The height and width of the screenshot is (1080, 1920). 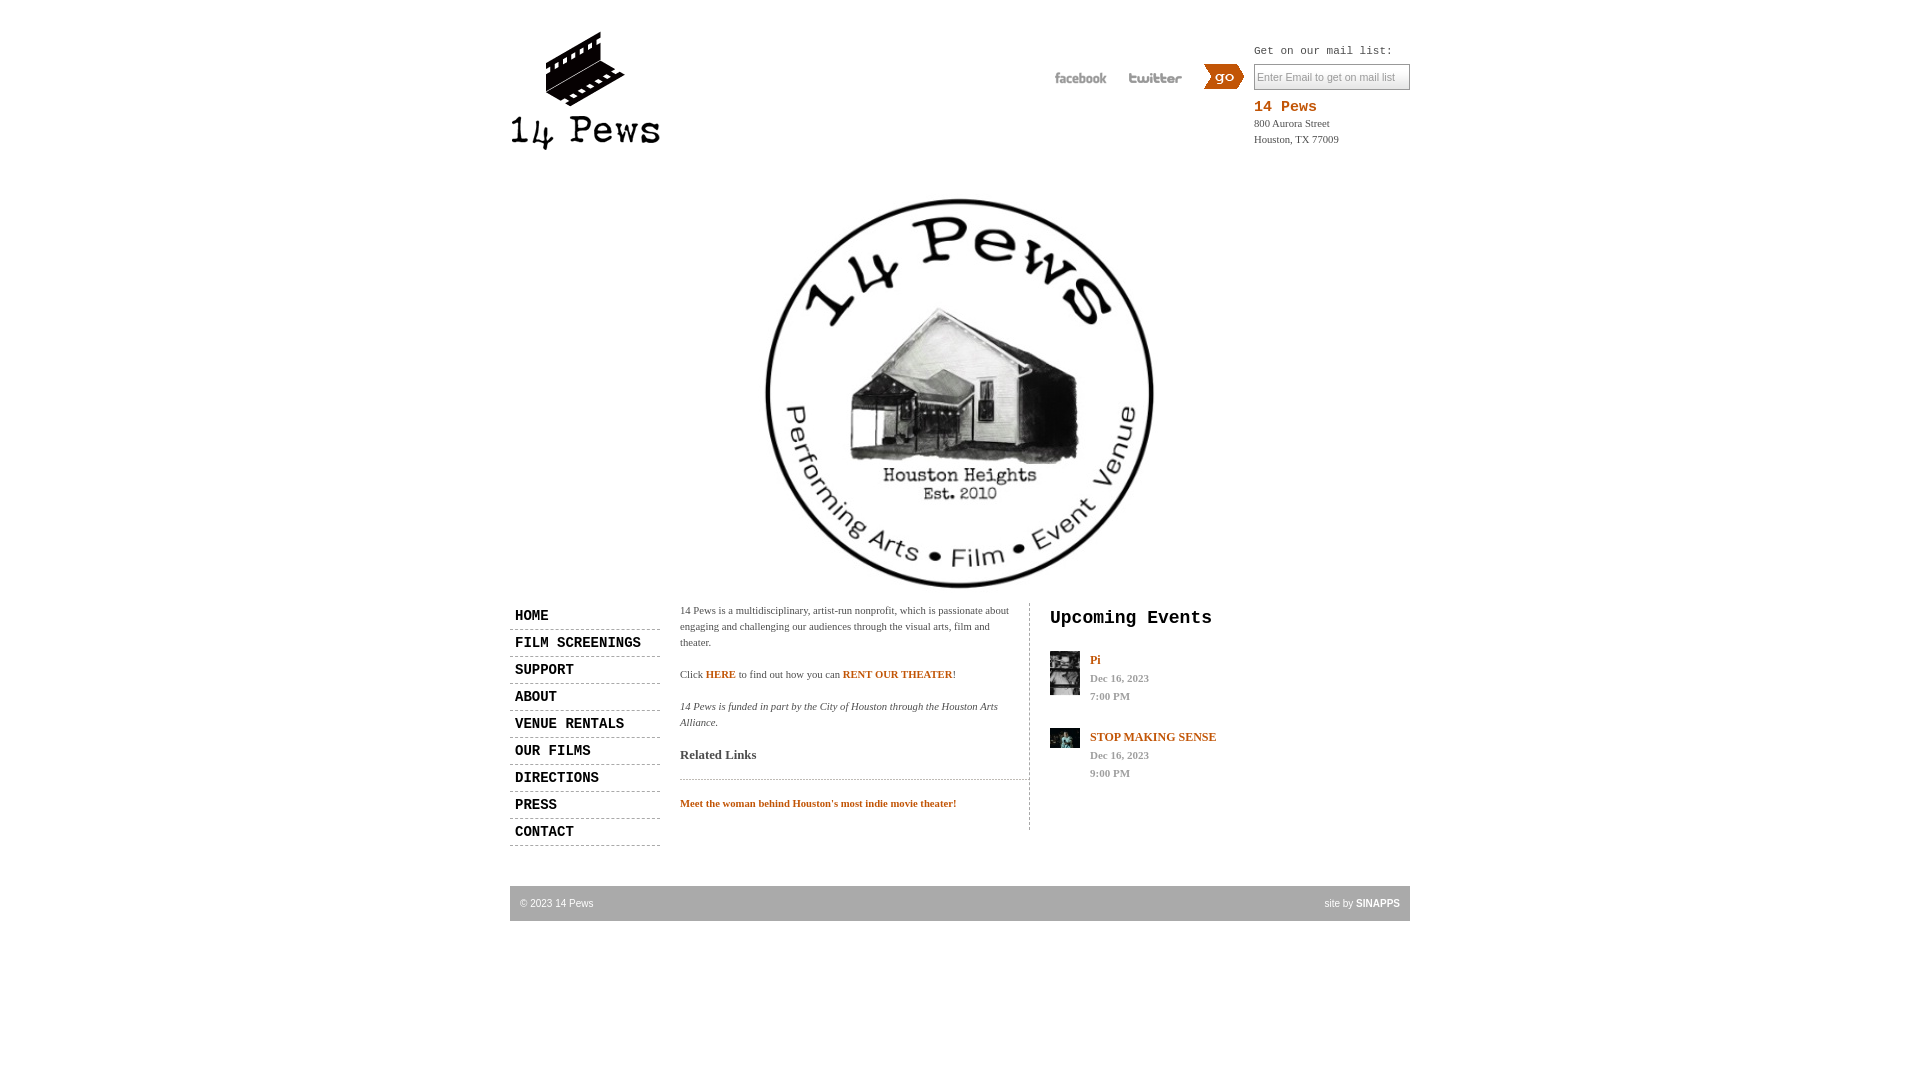 What do you see at coordinates (509, 670) in the screenshot?
I see `'SUPPORT'` at bounding box center [509, 670].